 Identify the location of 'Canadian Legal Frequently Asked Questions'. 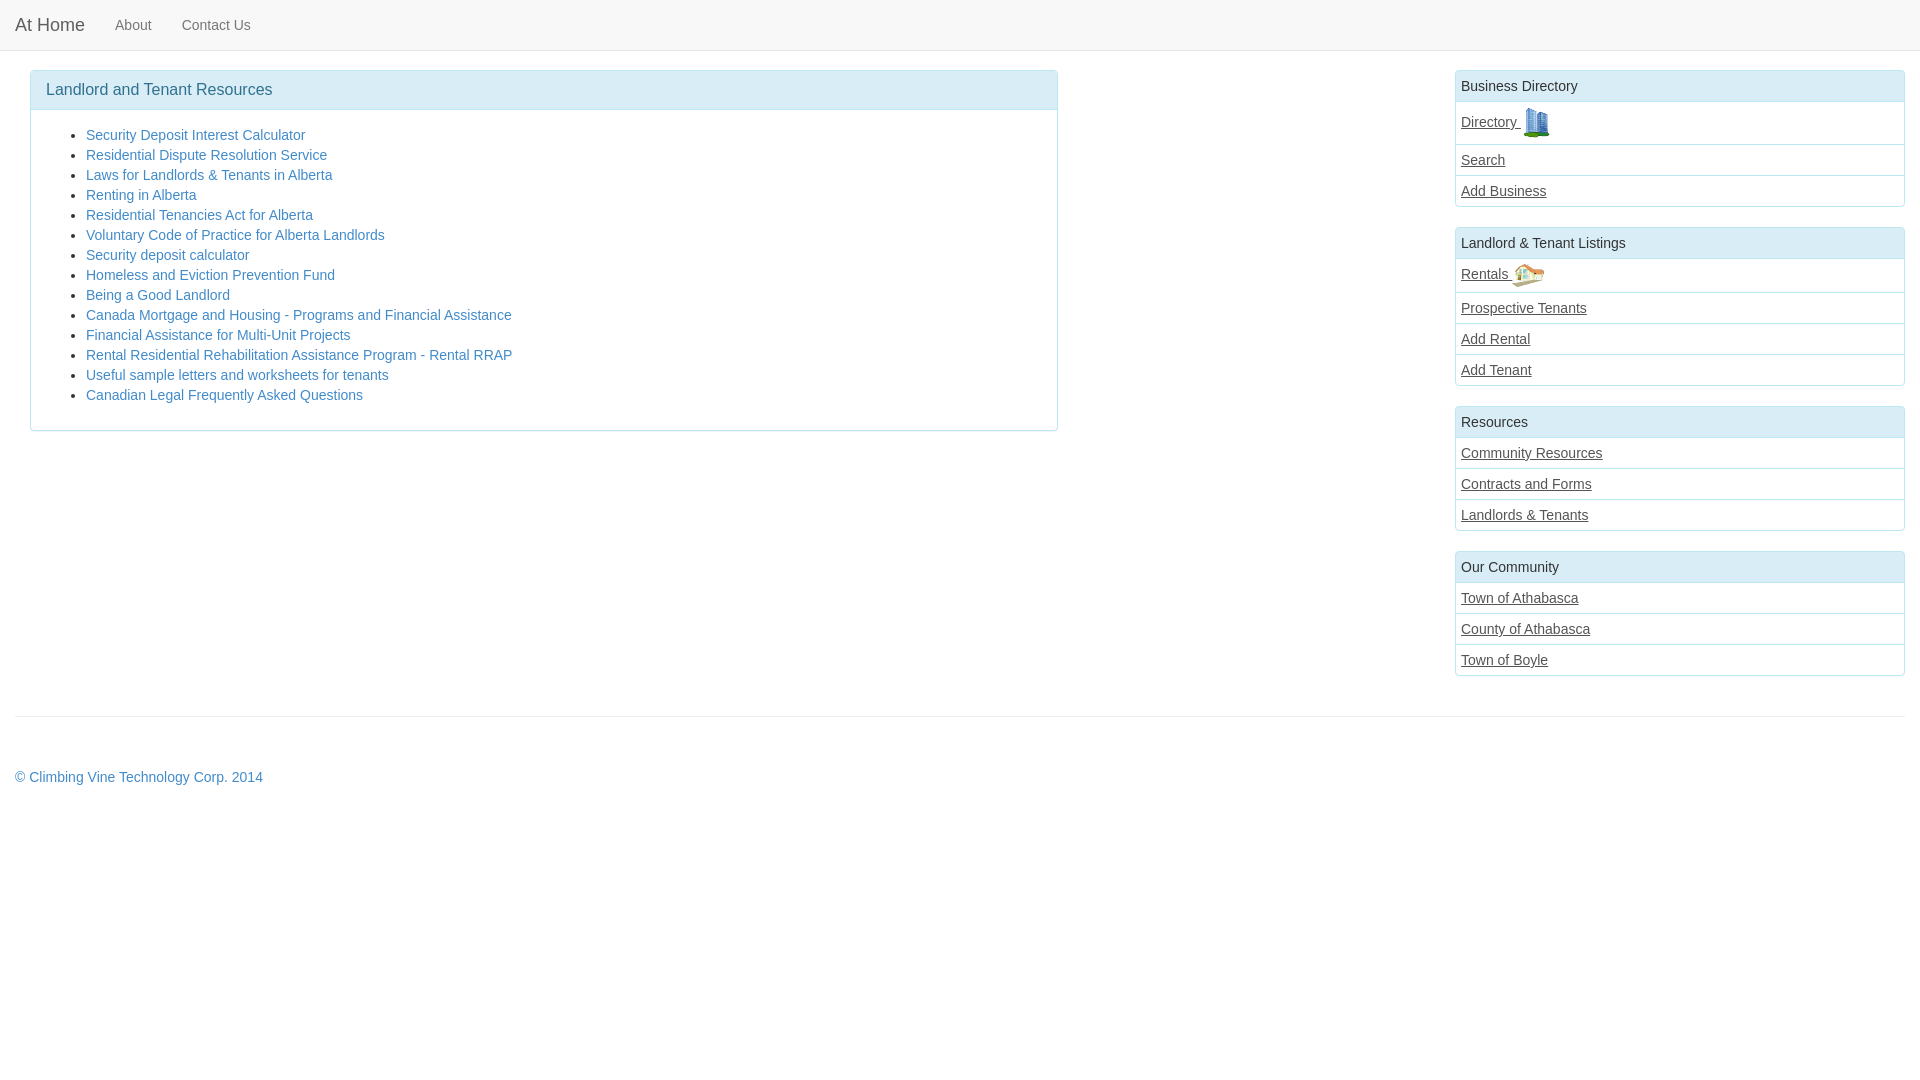
(224, 394).